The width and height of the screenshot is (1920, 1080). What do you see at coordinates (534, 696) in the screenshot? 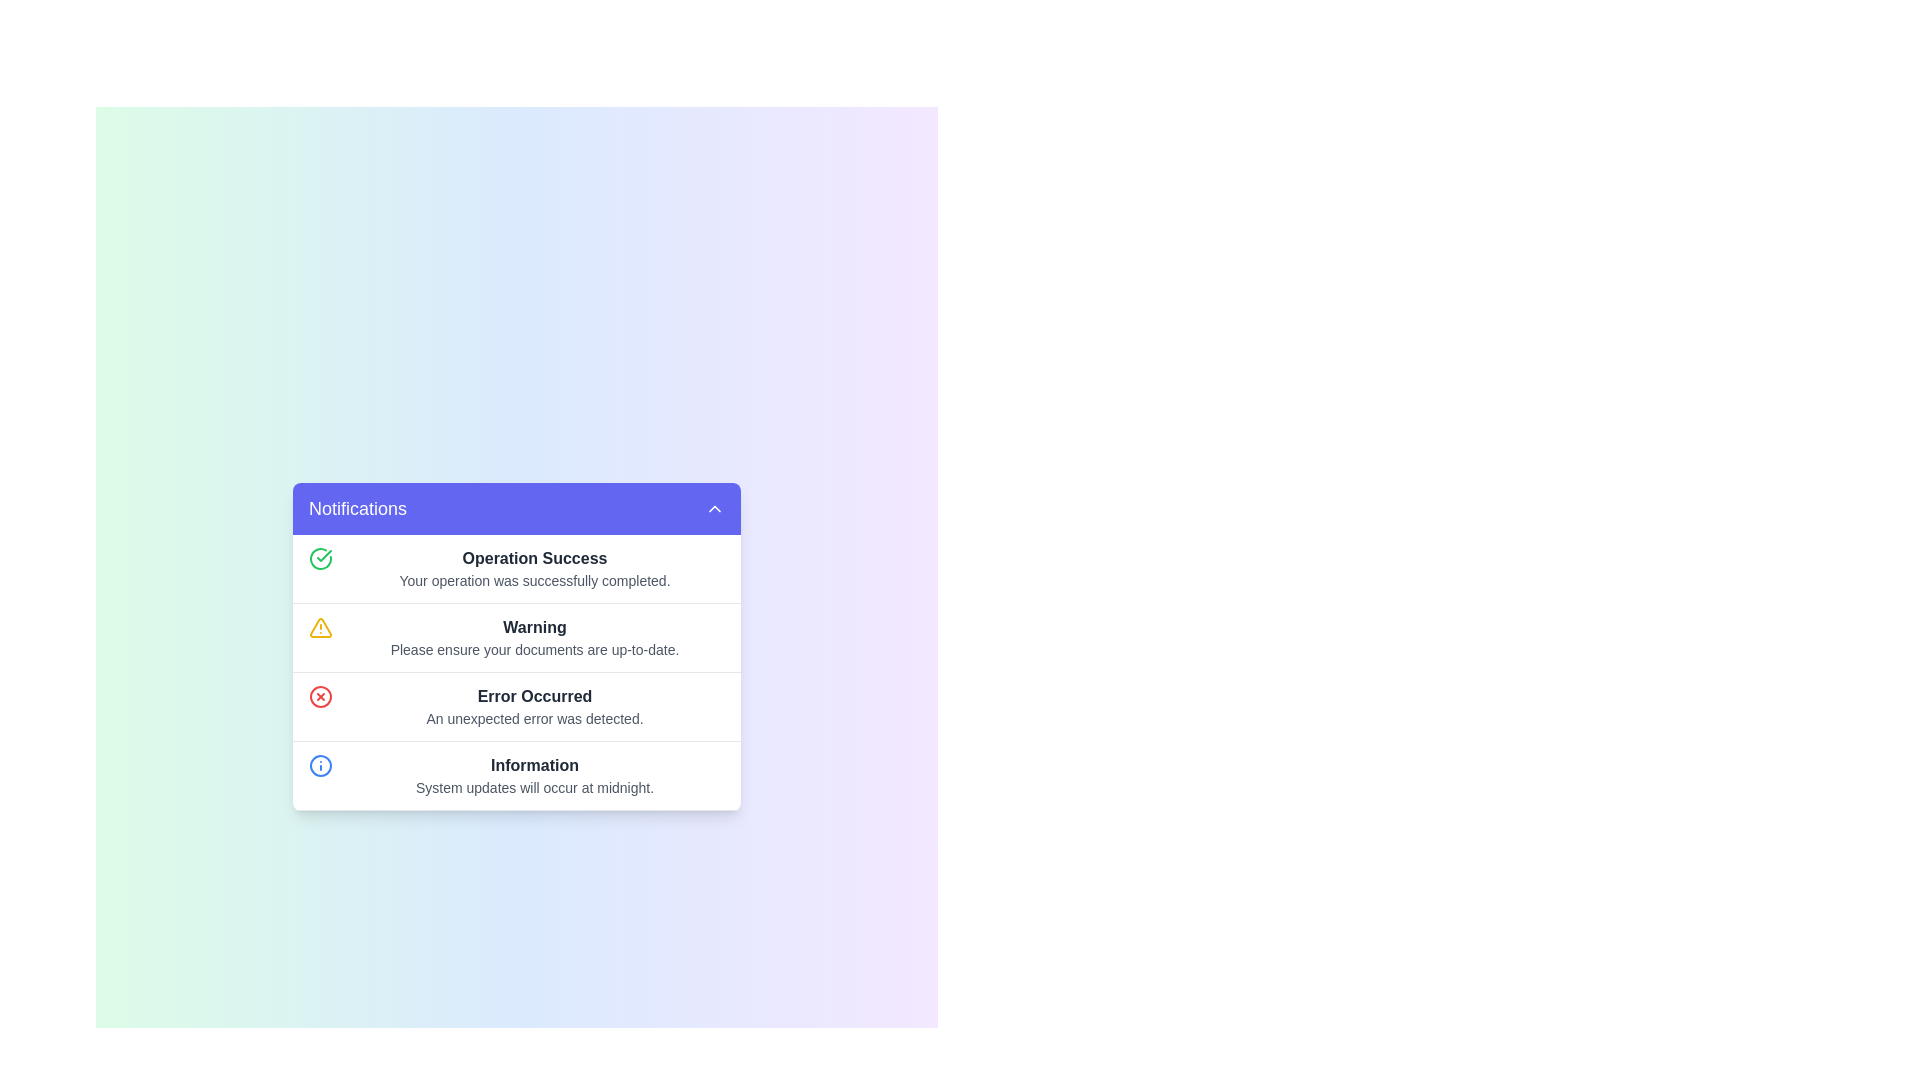
I see `the bold textual heading 'Error Occurred' which signifies an error message in the notifications list` at bounding box center [534, 696].